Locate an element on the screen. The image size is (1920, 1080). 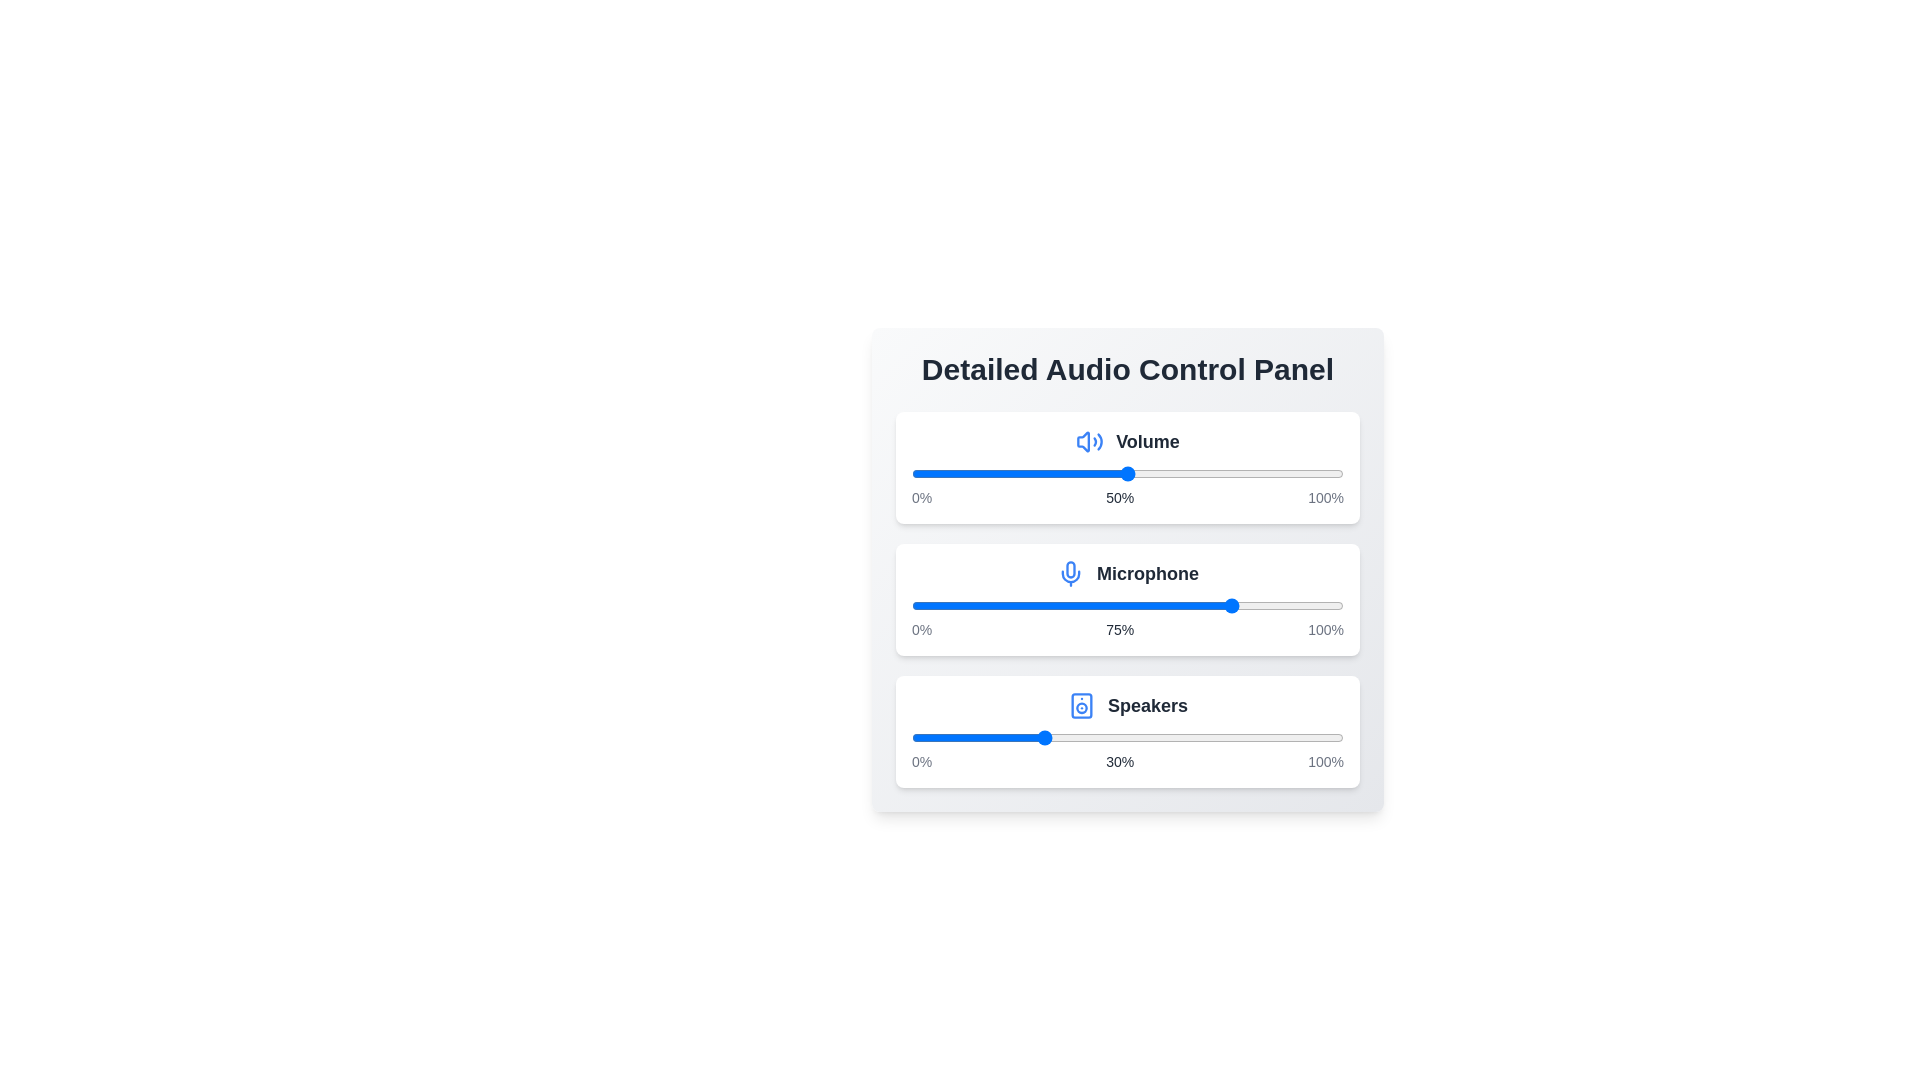
the speaker level to 91% using the slider is located at coordinates (1305, 737).